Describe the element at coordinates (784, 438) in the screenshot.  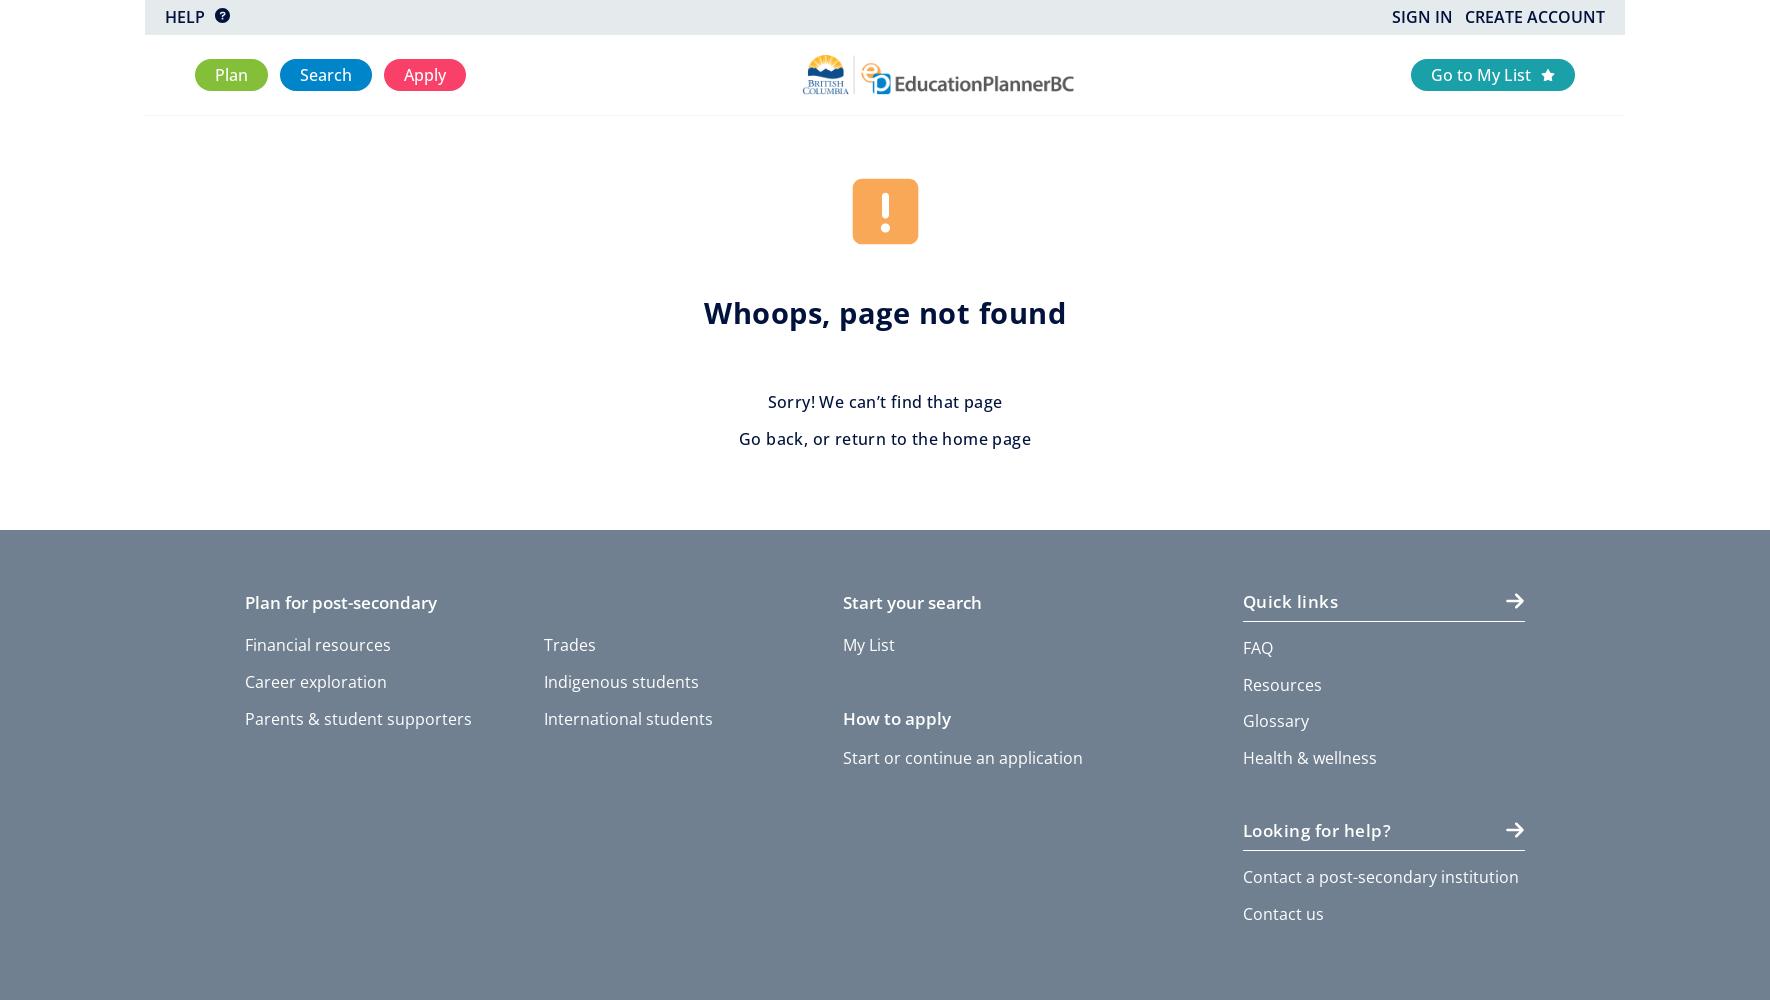
I see `'back'` at that location.